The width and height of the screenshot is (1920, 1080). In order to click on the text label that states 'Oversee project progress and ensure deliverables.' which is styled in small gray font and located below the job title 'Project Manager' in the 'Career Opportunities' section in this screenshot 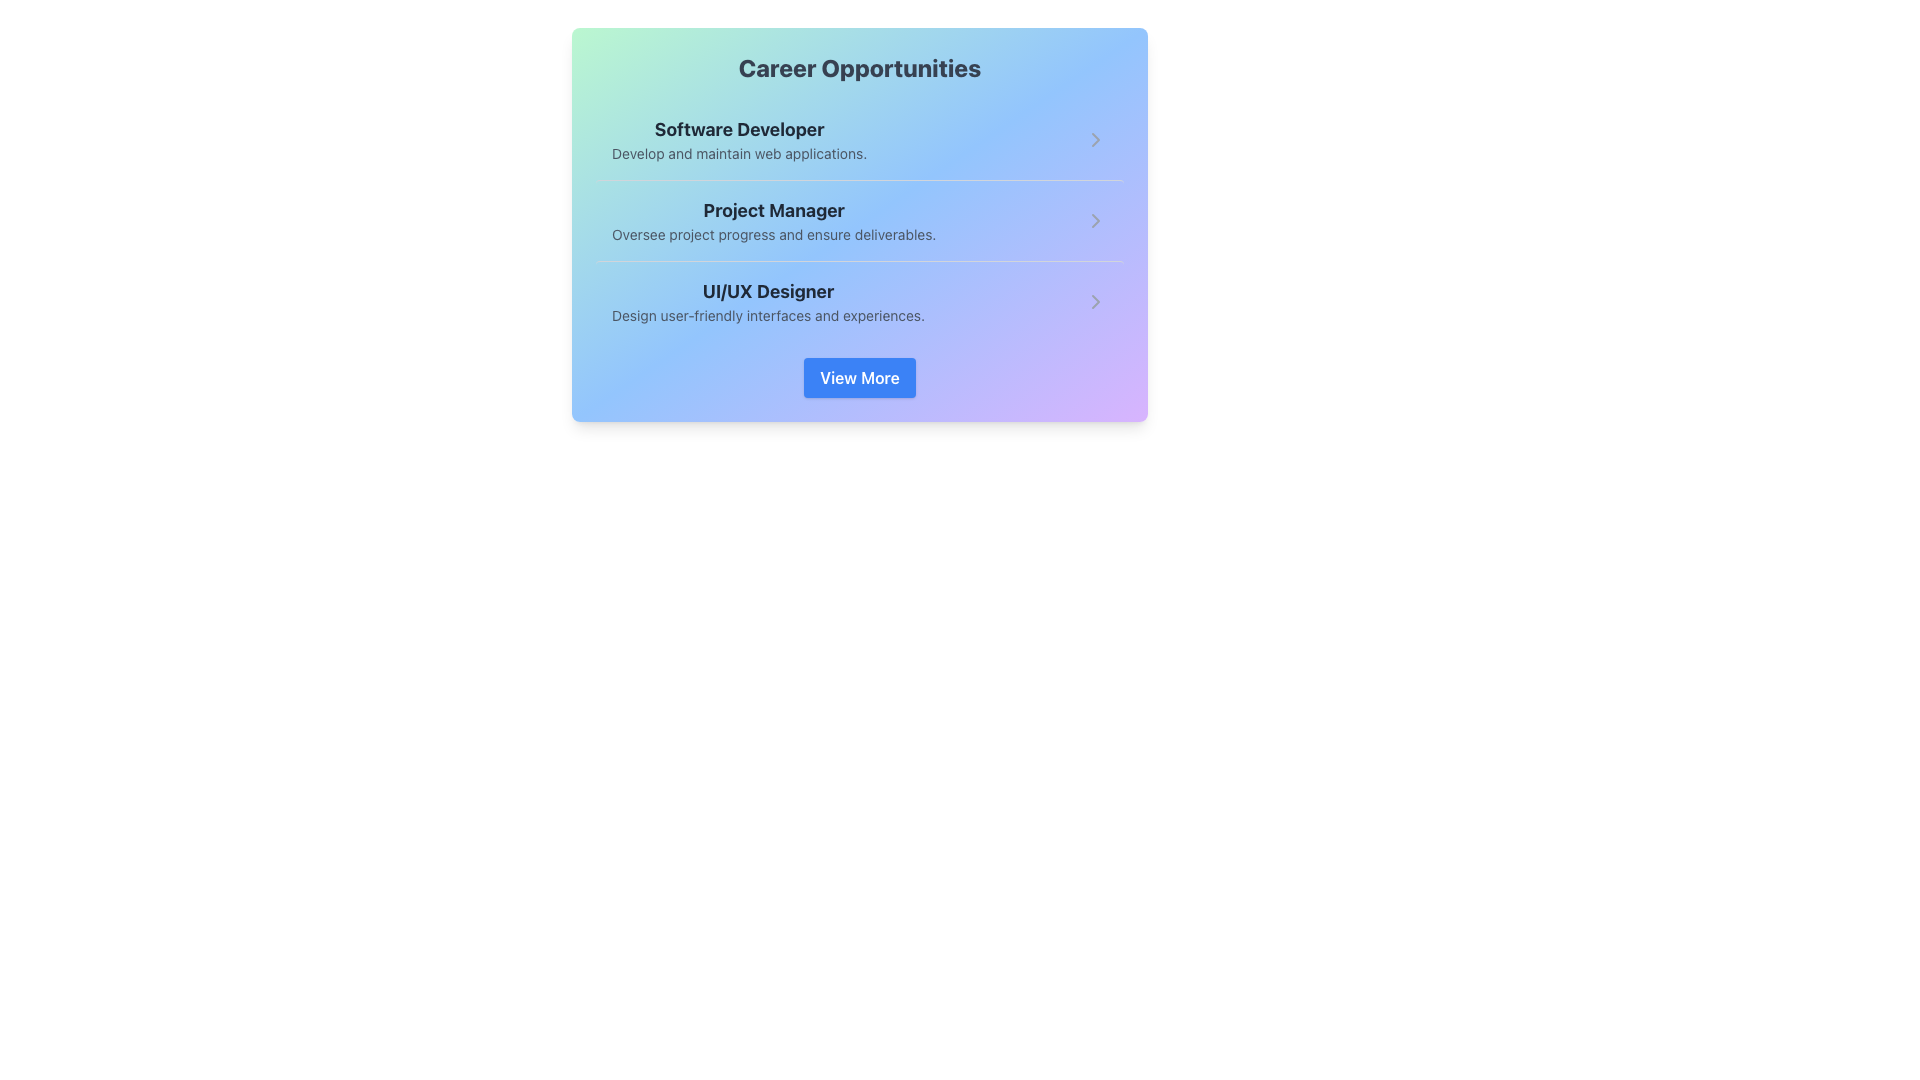, I will do `click(773, 234)`.